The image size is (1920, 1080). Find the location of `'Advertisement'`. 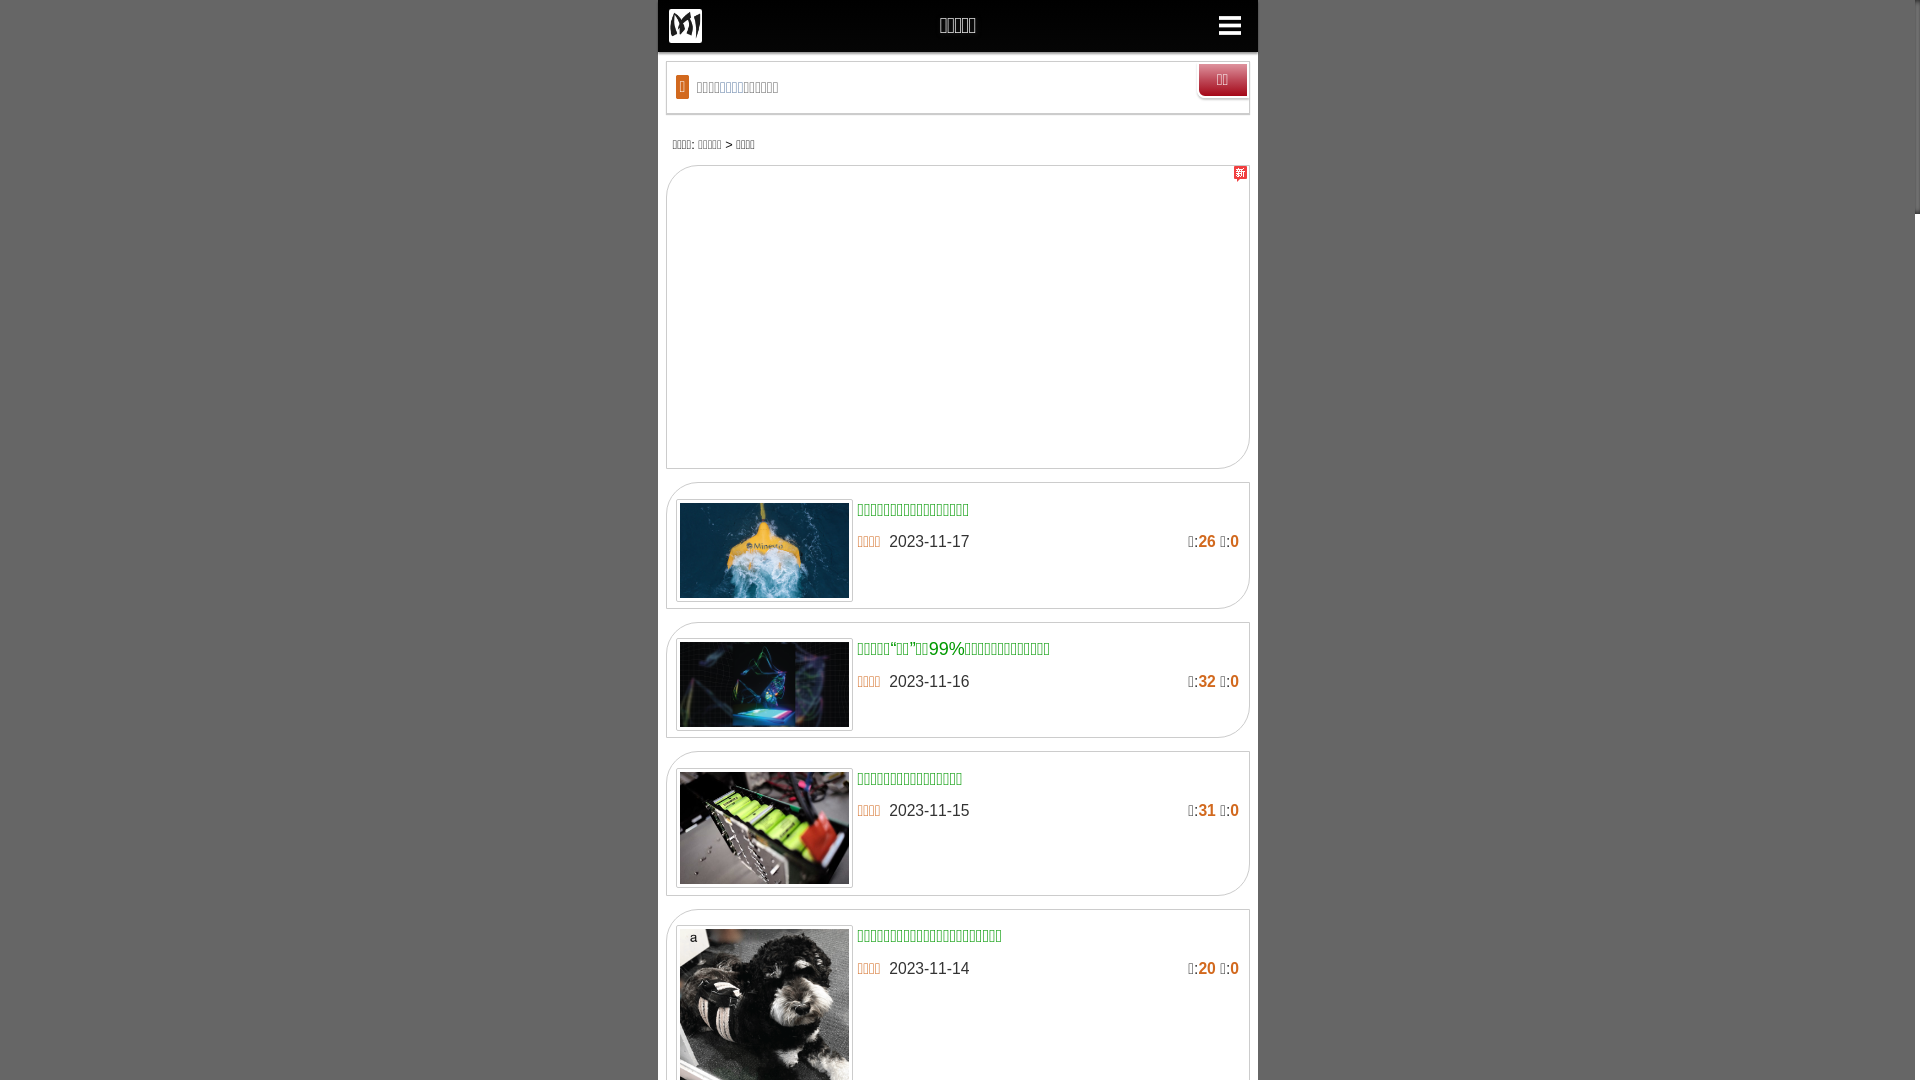

'Advertisement' is located at coordinates (956, 320).